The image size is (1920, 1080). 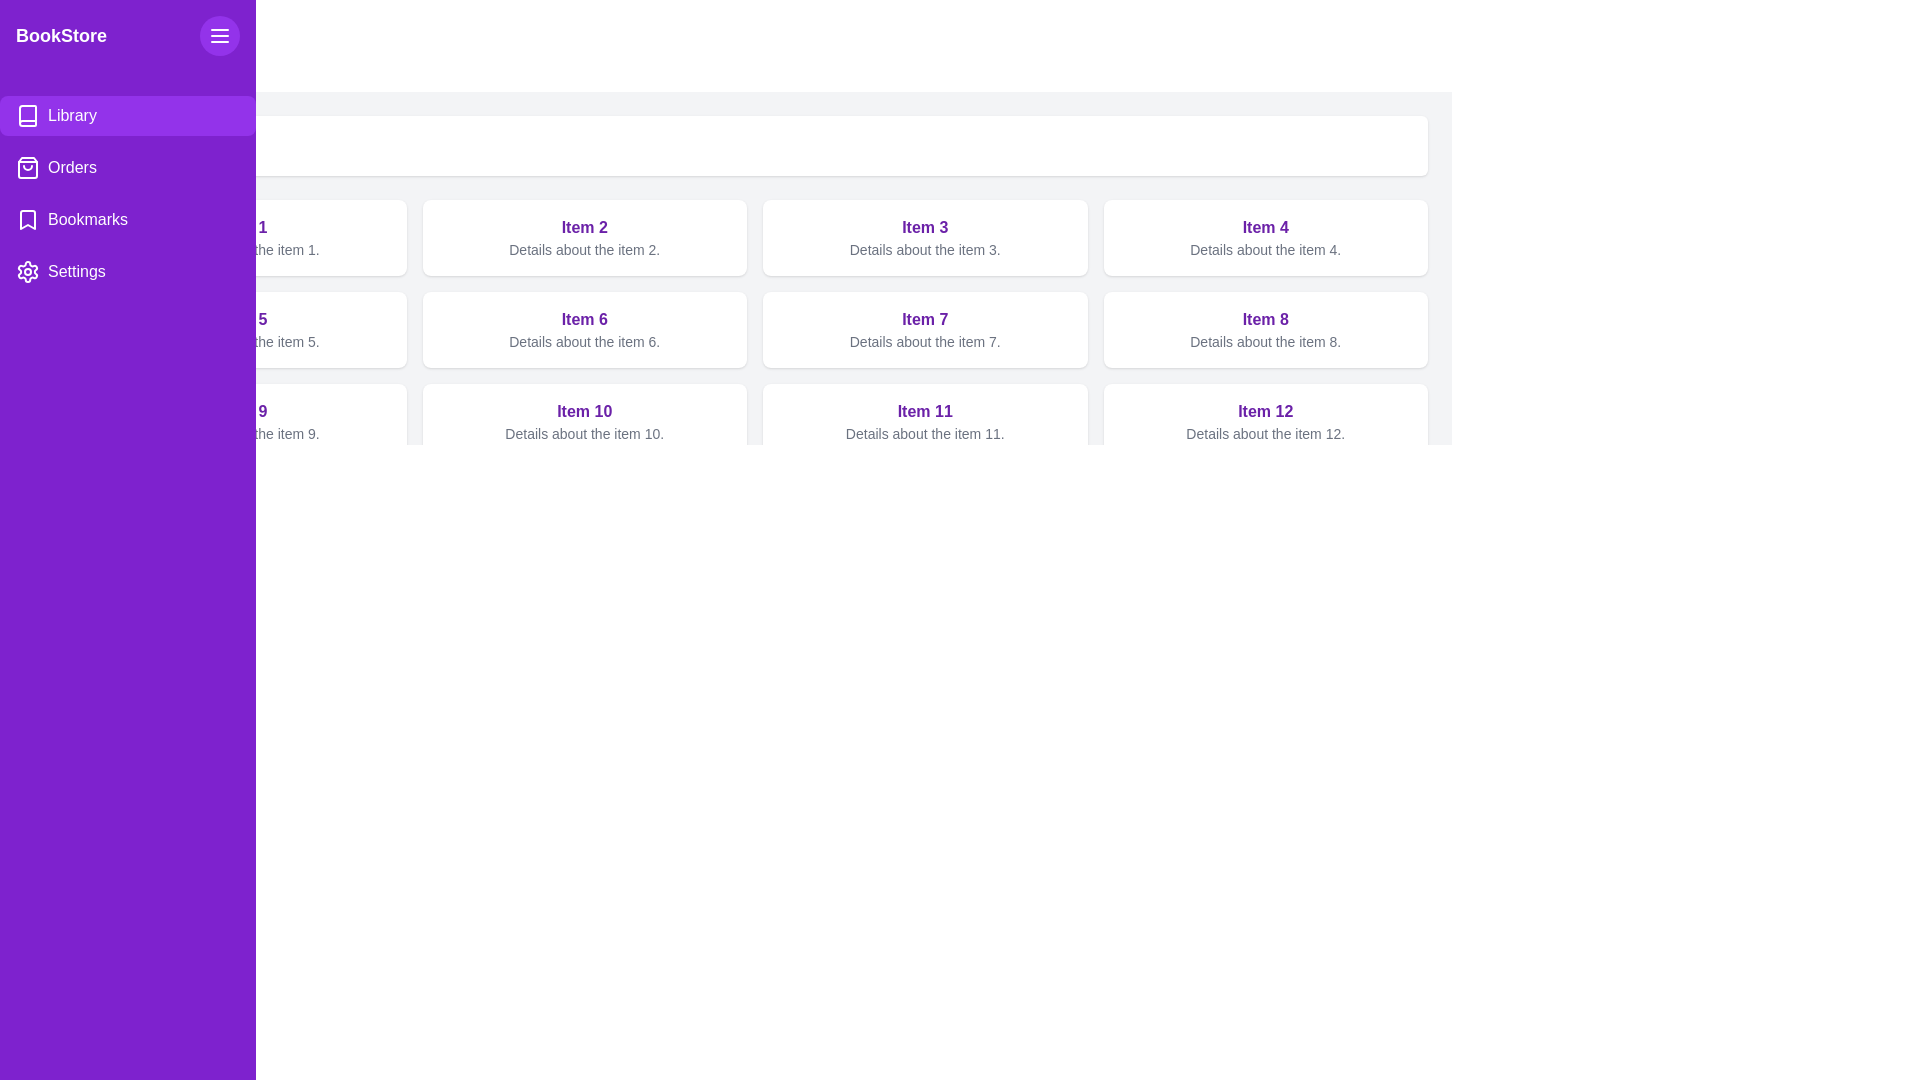 I want to click on the Informational Card titled 'Item 10', which features a white background, rounded corners, and a shadow effect, located in the last row of the grid layout, so click(x=583, y=420).